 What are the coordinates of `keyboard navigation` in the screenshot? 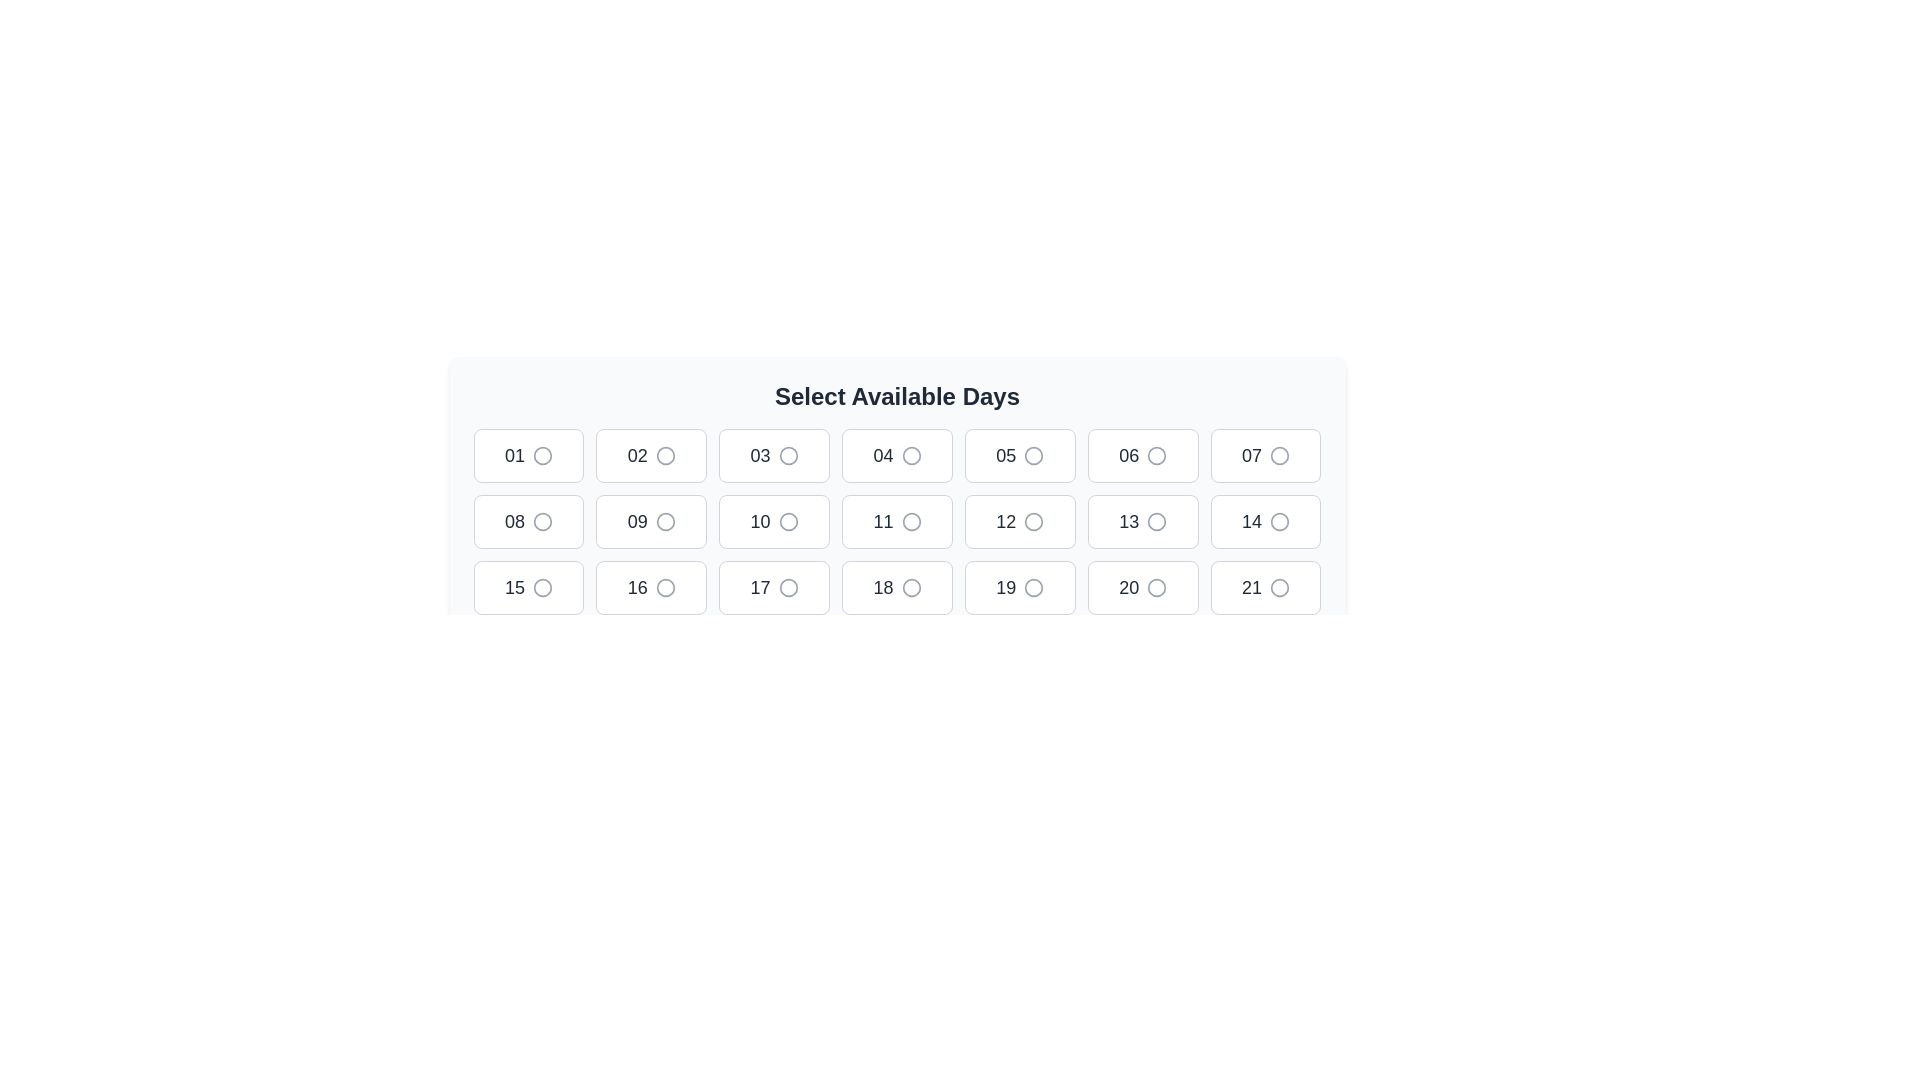 It's located at (1143, 455).